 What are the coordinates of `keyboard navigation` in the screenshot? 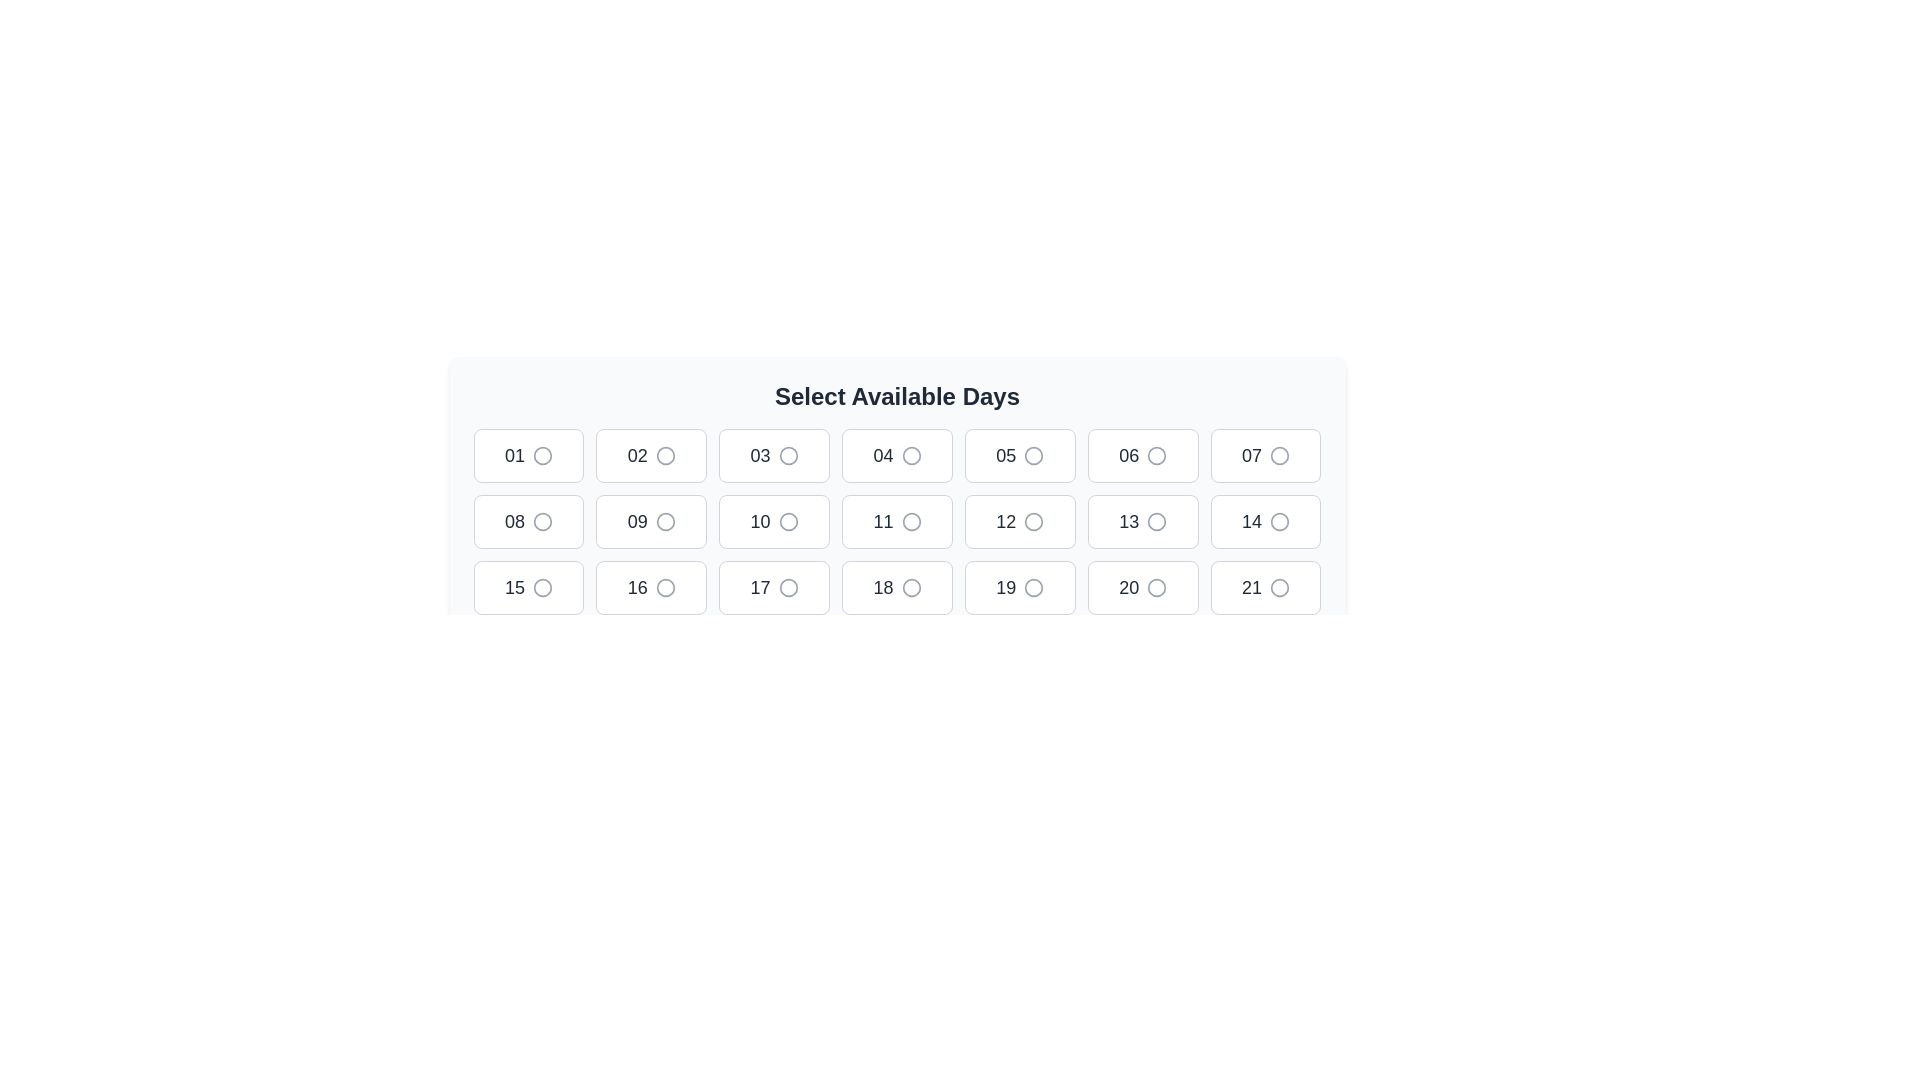 It's located at (1143, 455).